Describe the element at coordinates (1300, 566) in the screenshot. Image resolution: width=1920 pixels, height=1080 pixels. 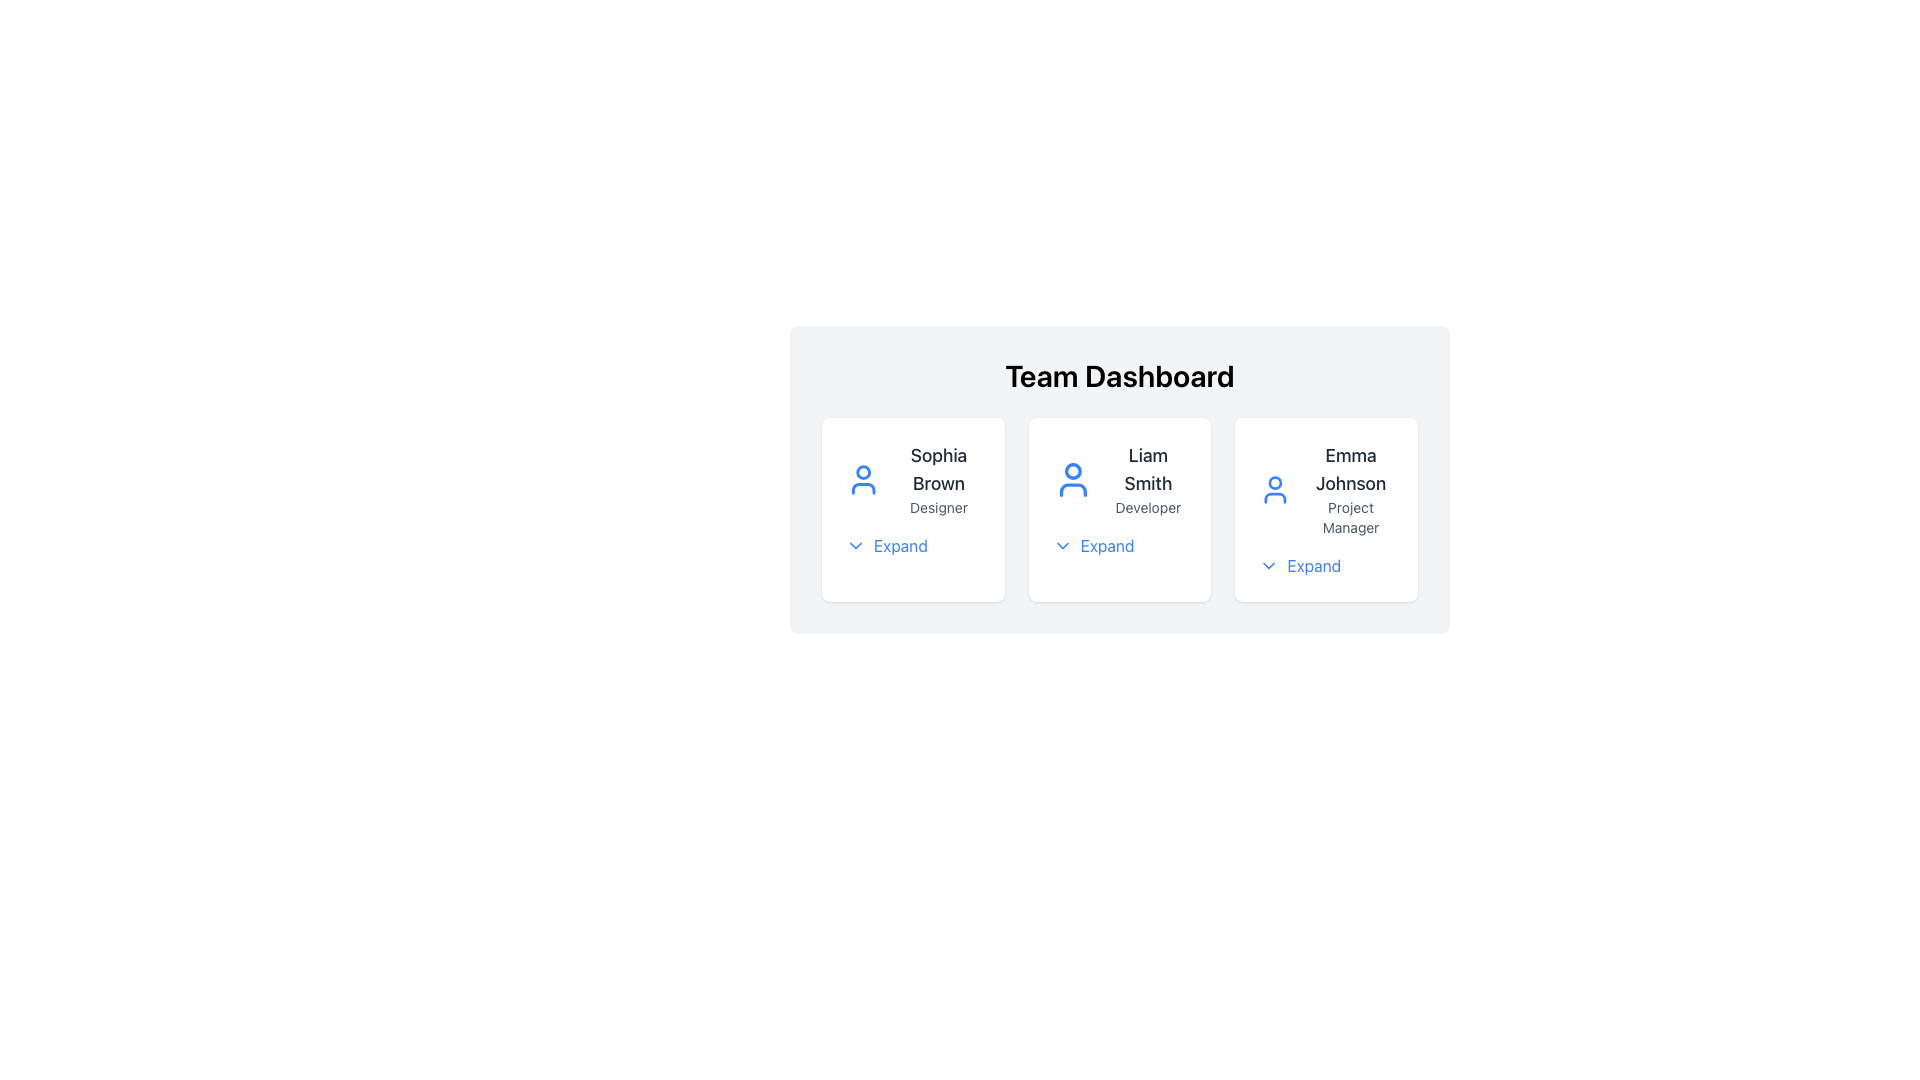
I see `the fourth 'Expand' button located at the bottom-right corner of the 'Emma Johnson' card in the 'Team Dashboard' to trigger a tooltip` at that location.